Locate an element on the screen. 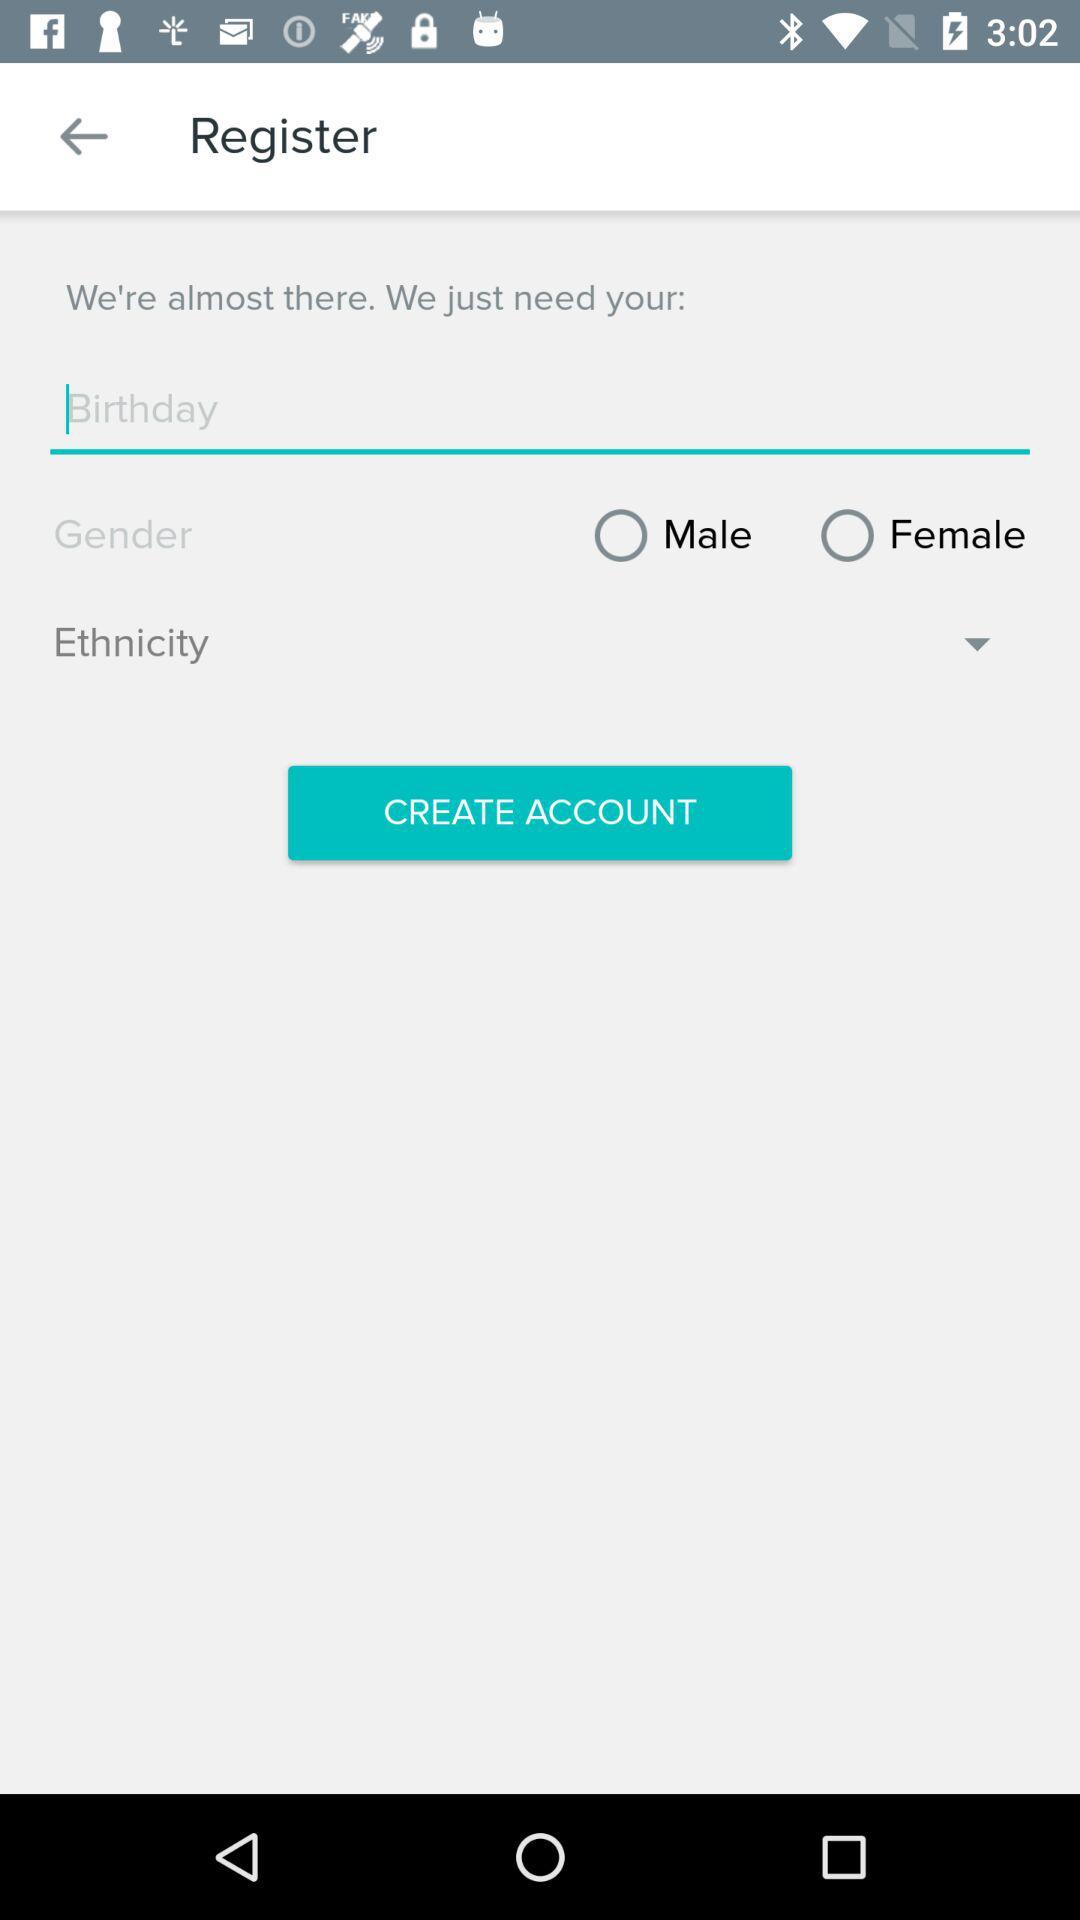 The width and height of the screenshot is (1080, 1920). create account icon is located at coordinates (540, 812).